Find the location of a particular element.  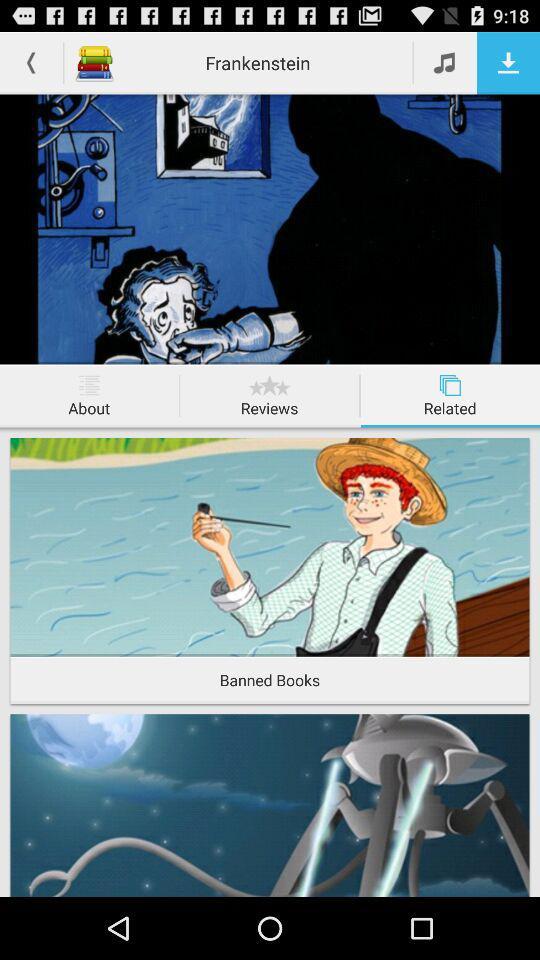

the music icon is located at coordinates (445, 67).